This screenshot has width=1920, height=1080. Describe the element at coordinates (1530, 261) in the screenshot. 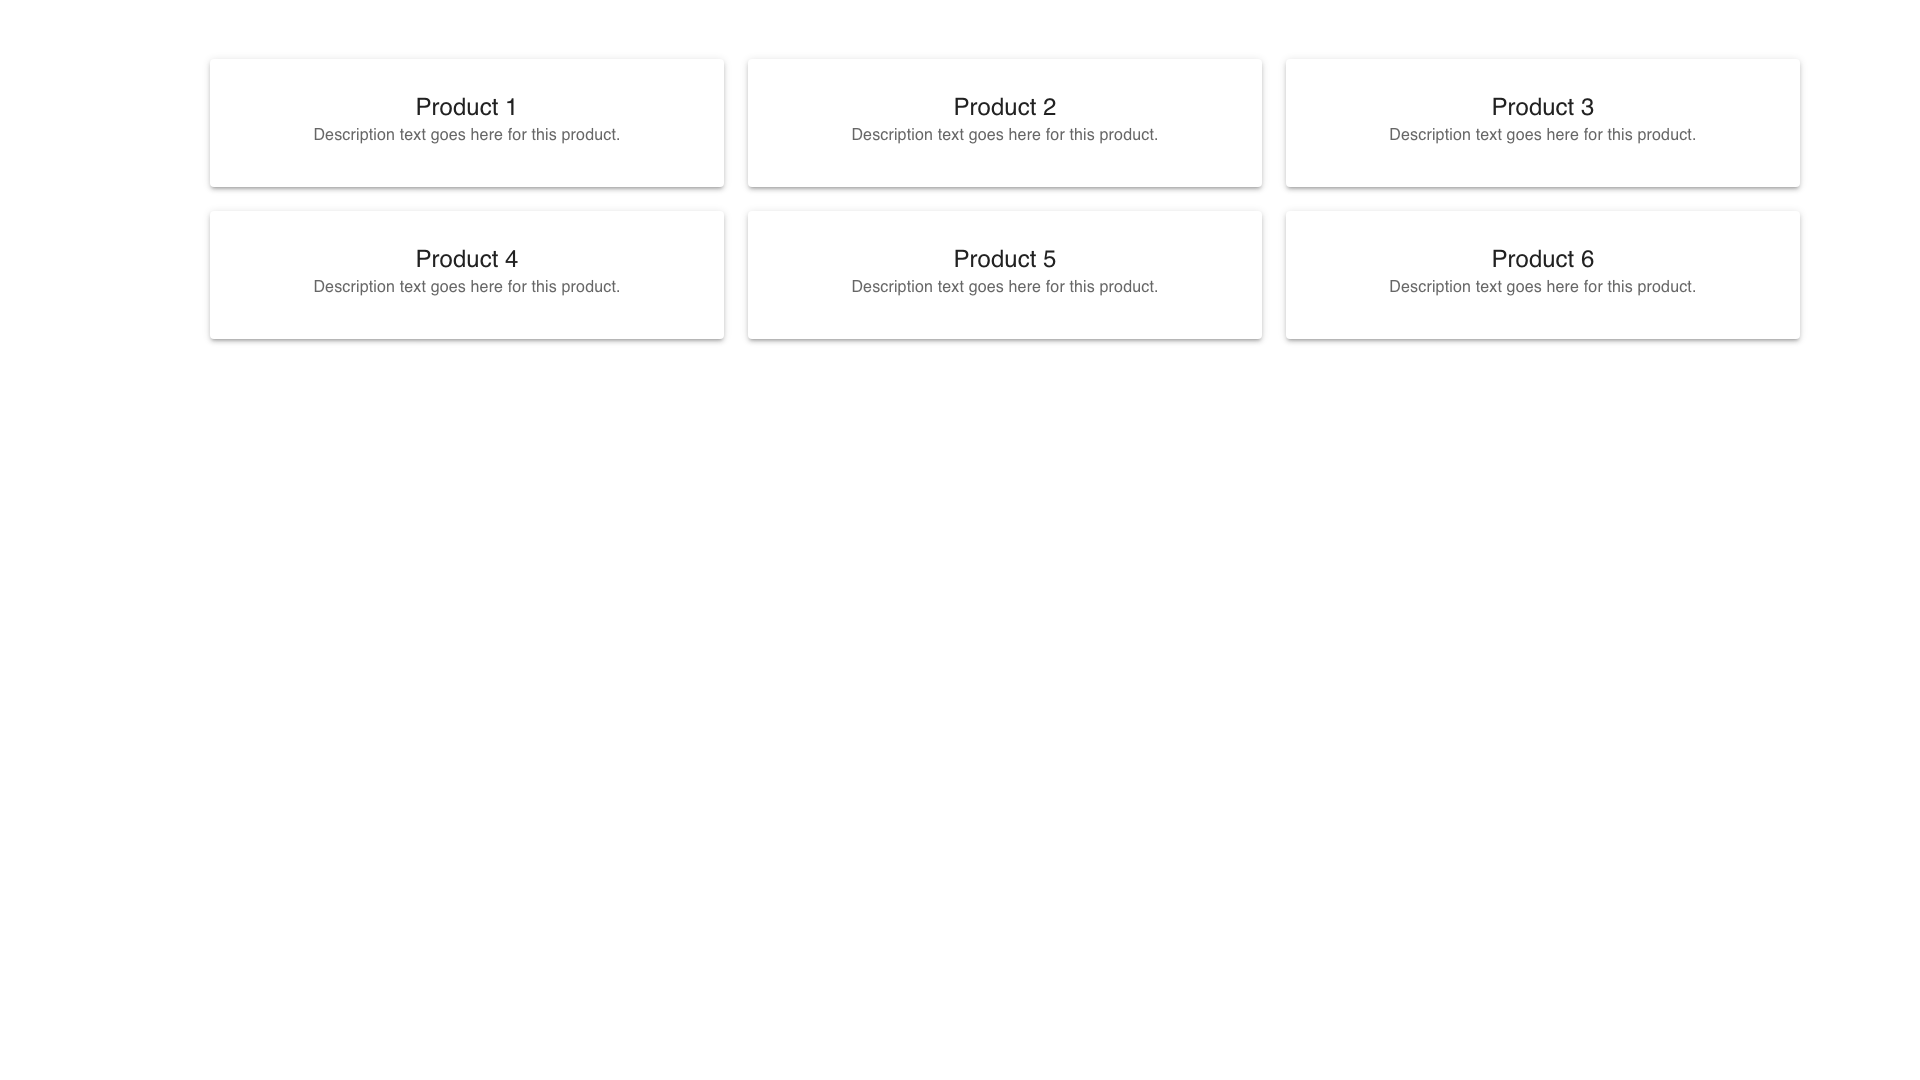

I see `the sixth product card in the grid layout` at that location.